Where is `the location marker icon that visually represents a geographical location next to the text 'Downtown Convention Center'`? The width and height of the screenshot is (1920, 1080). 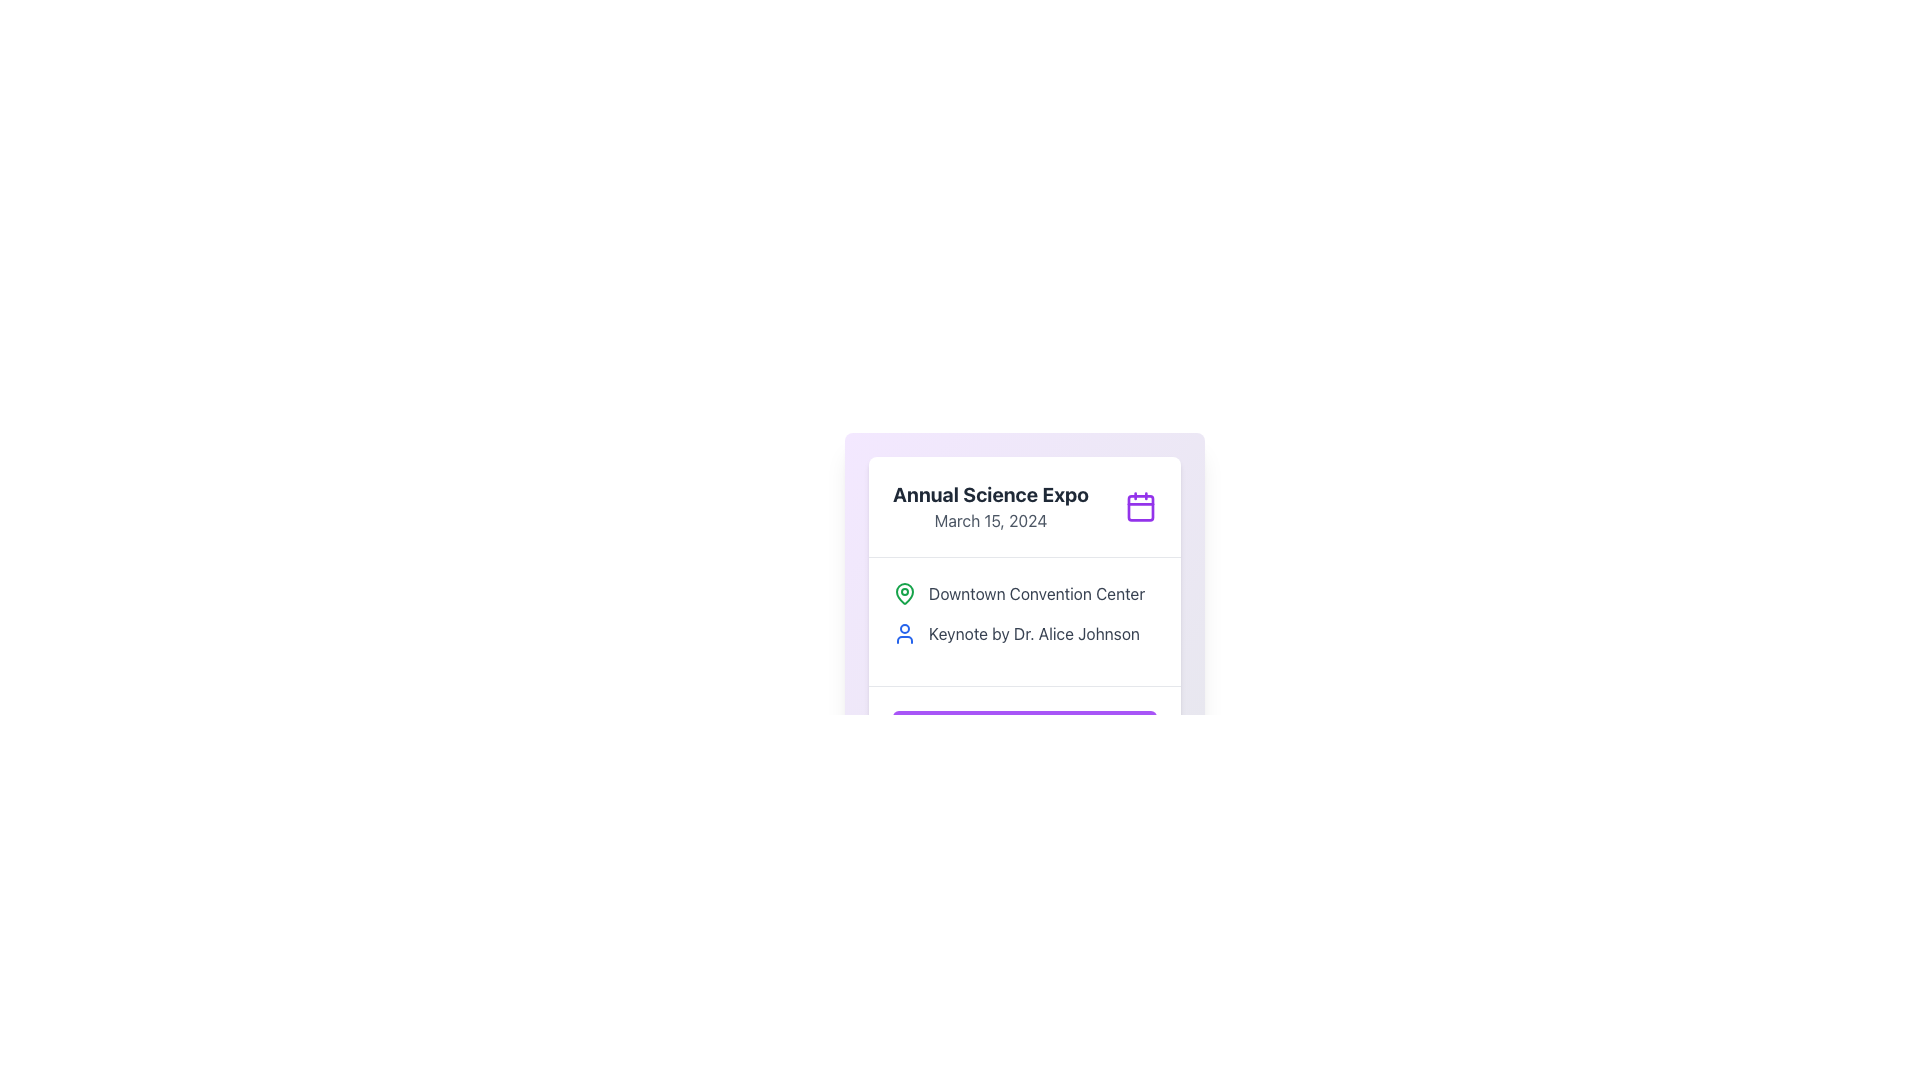
the location marker icon that visually represents a geographical location next to the text 'Downtown Convention Center' is located at coordinates (904, 593).